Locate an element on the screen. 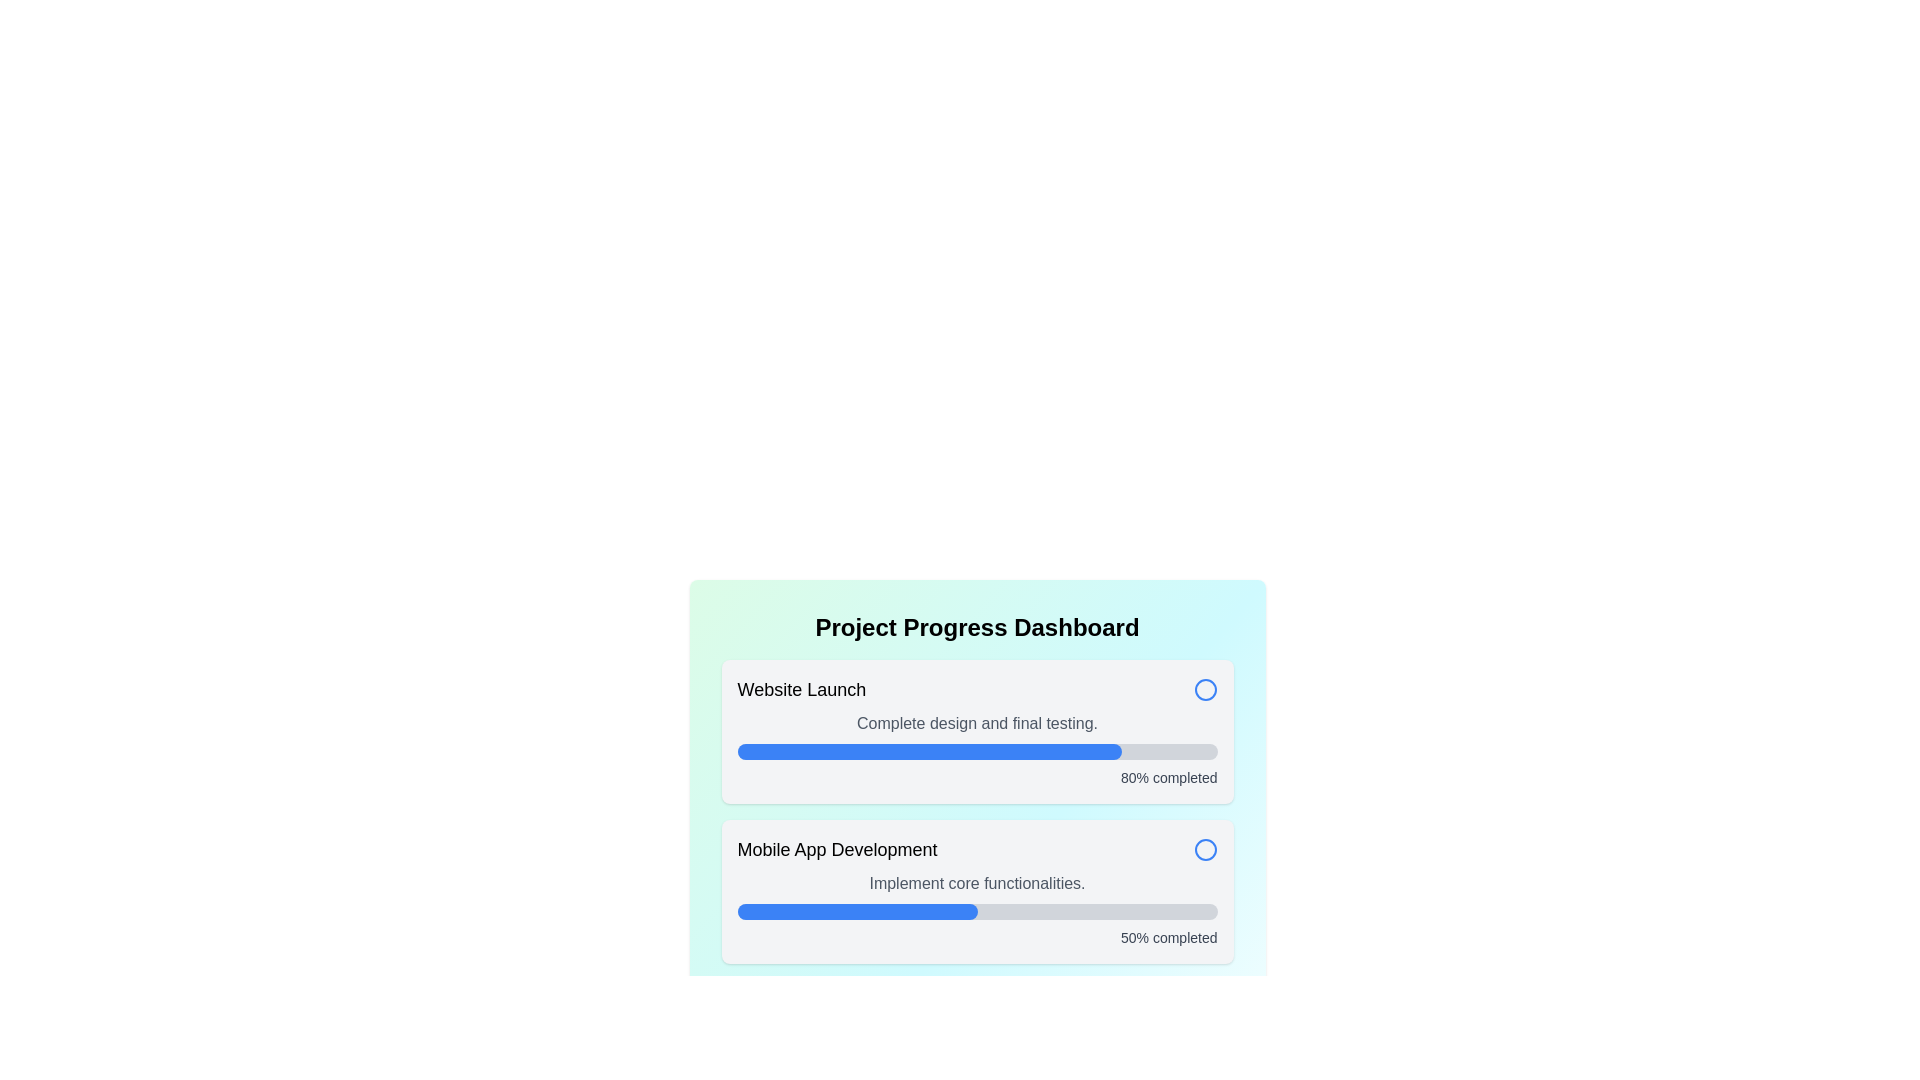 This screenshot has height=1080, width=1920. the progress bar representing the 50% completion of tasks in the 'Mobile App Development' project, located below 'Implement core functionalities.' is located at coordinates (977, 911).